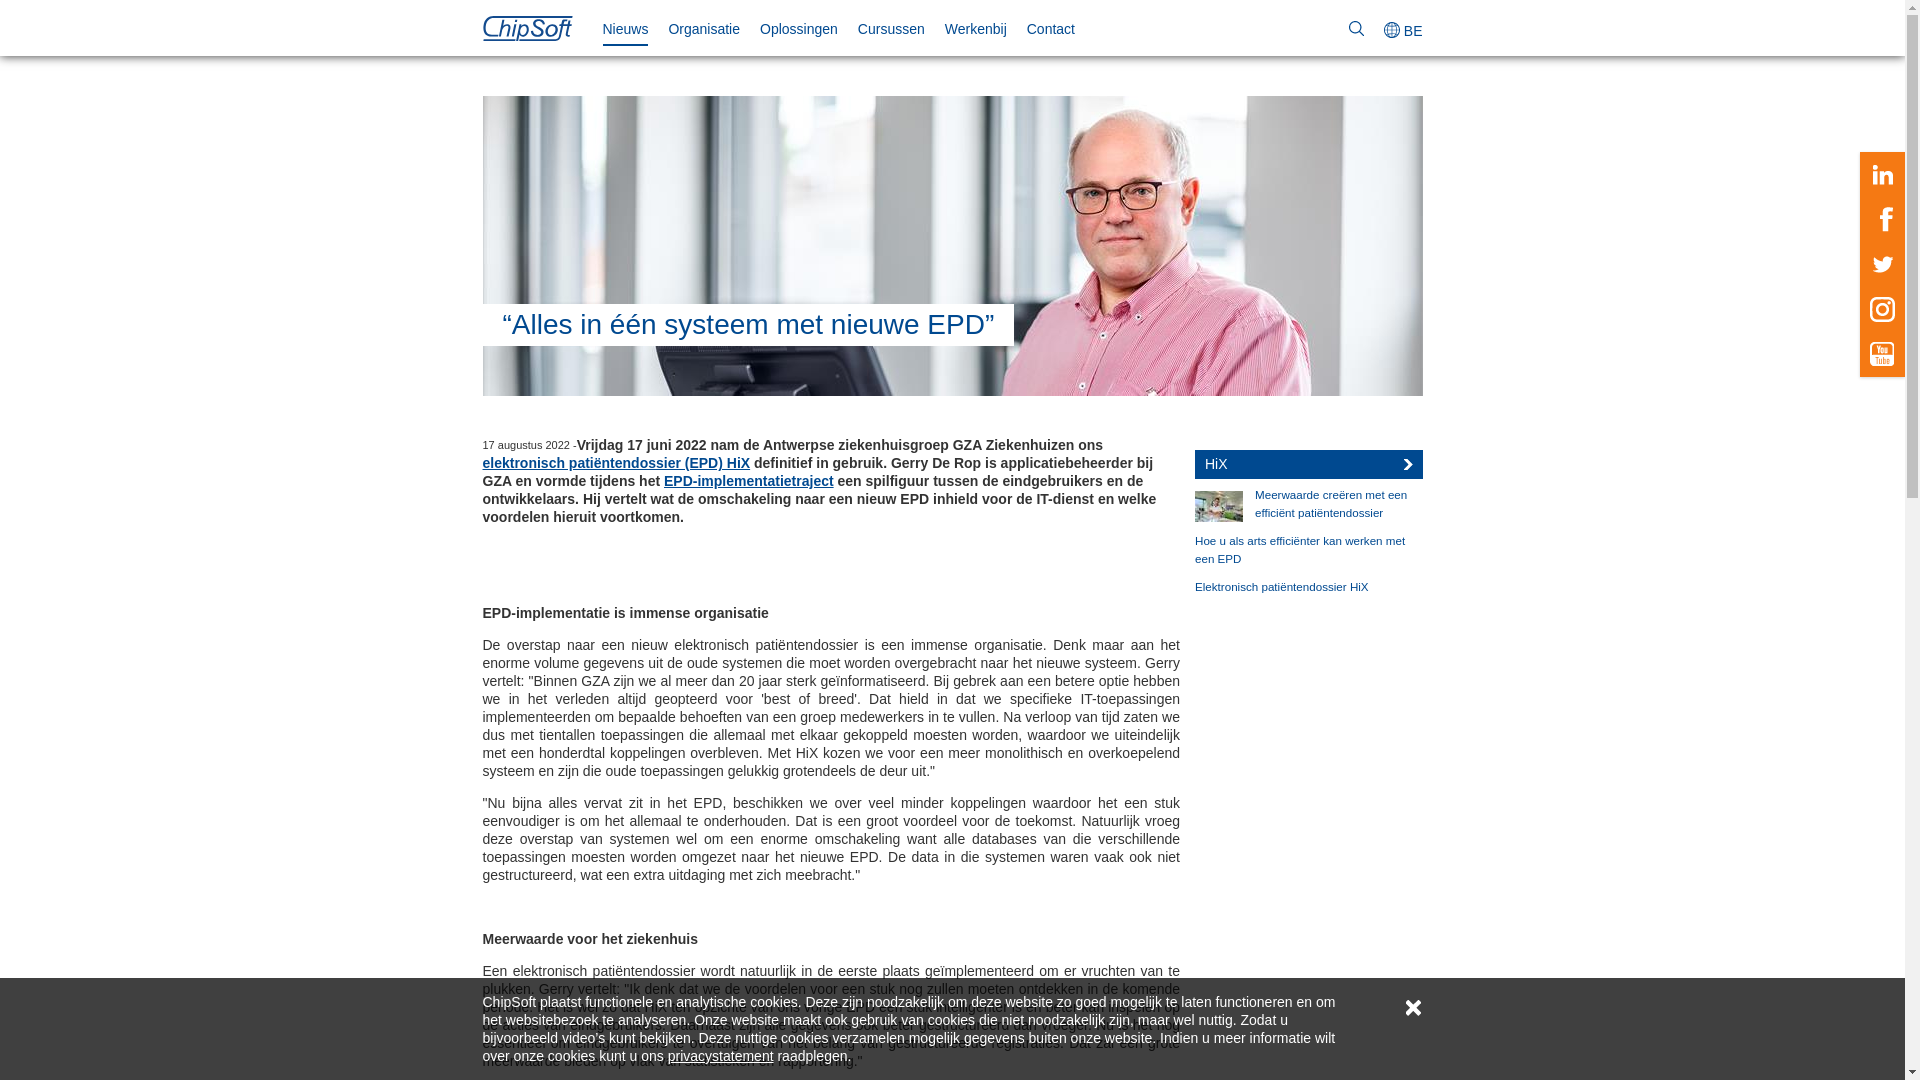 The width and height of the screenshot is (1920, 1080). What do you see at coordinates (1881, 309) in the screenshot?
I see `'Instagram'` at bounding box center [1881, 309].